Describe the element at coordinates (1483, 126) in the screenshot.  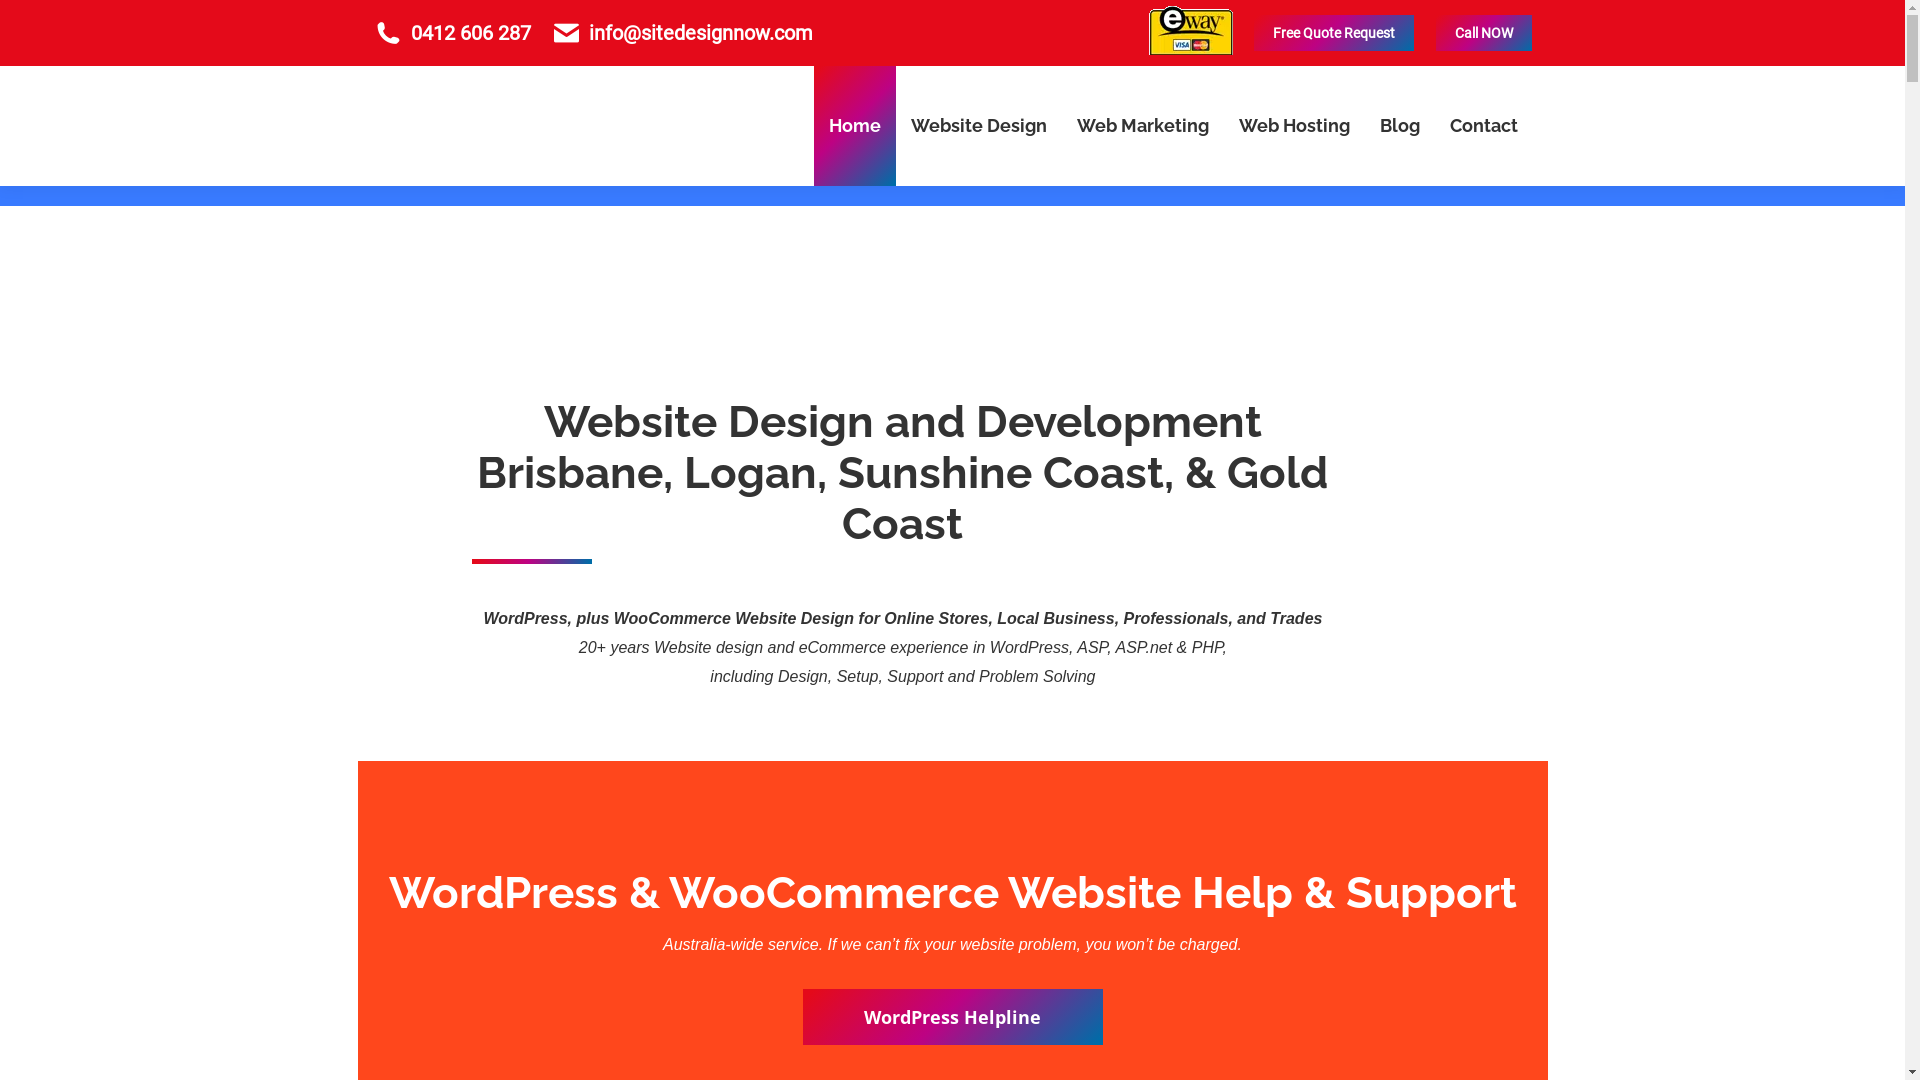
I see `'Contact'` at that location.